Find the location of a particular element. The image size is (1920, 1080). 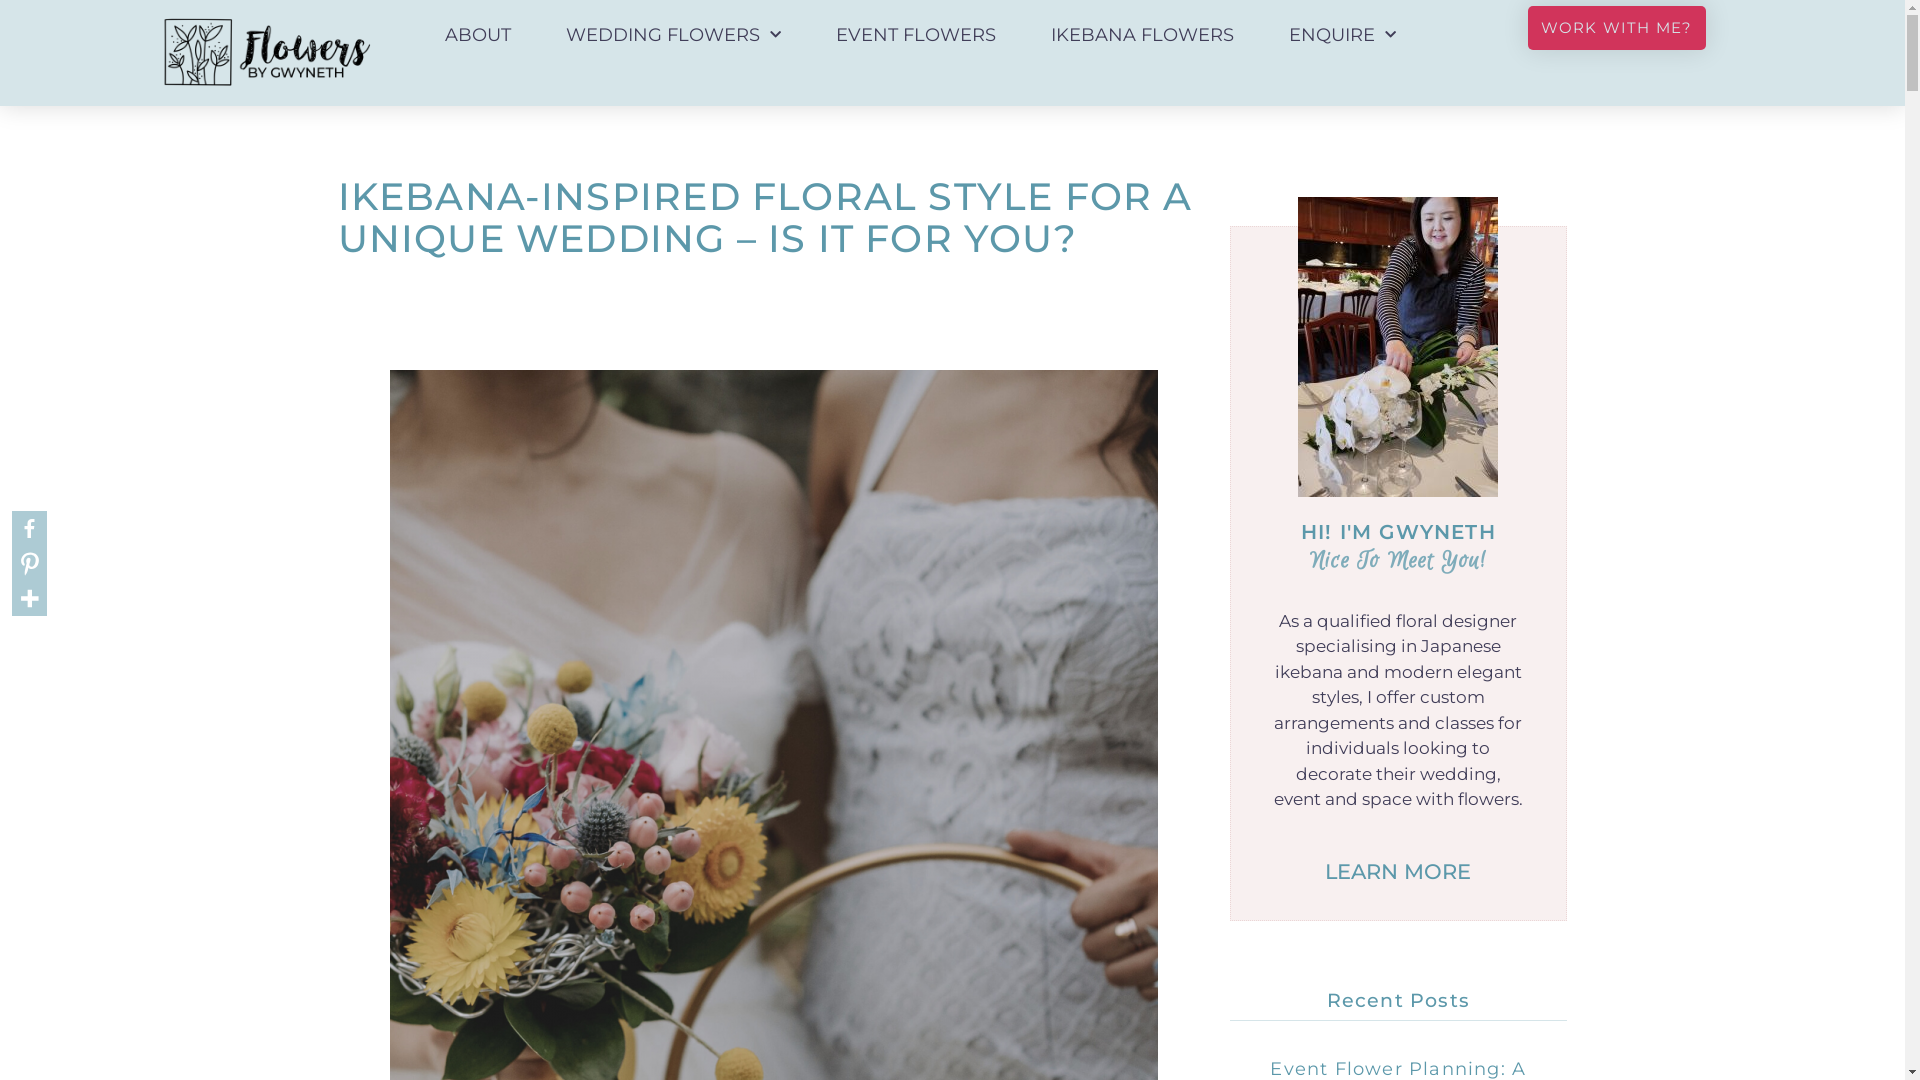

'Facebook' is located at coordinates (29, 527).